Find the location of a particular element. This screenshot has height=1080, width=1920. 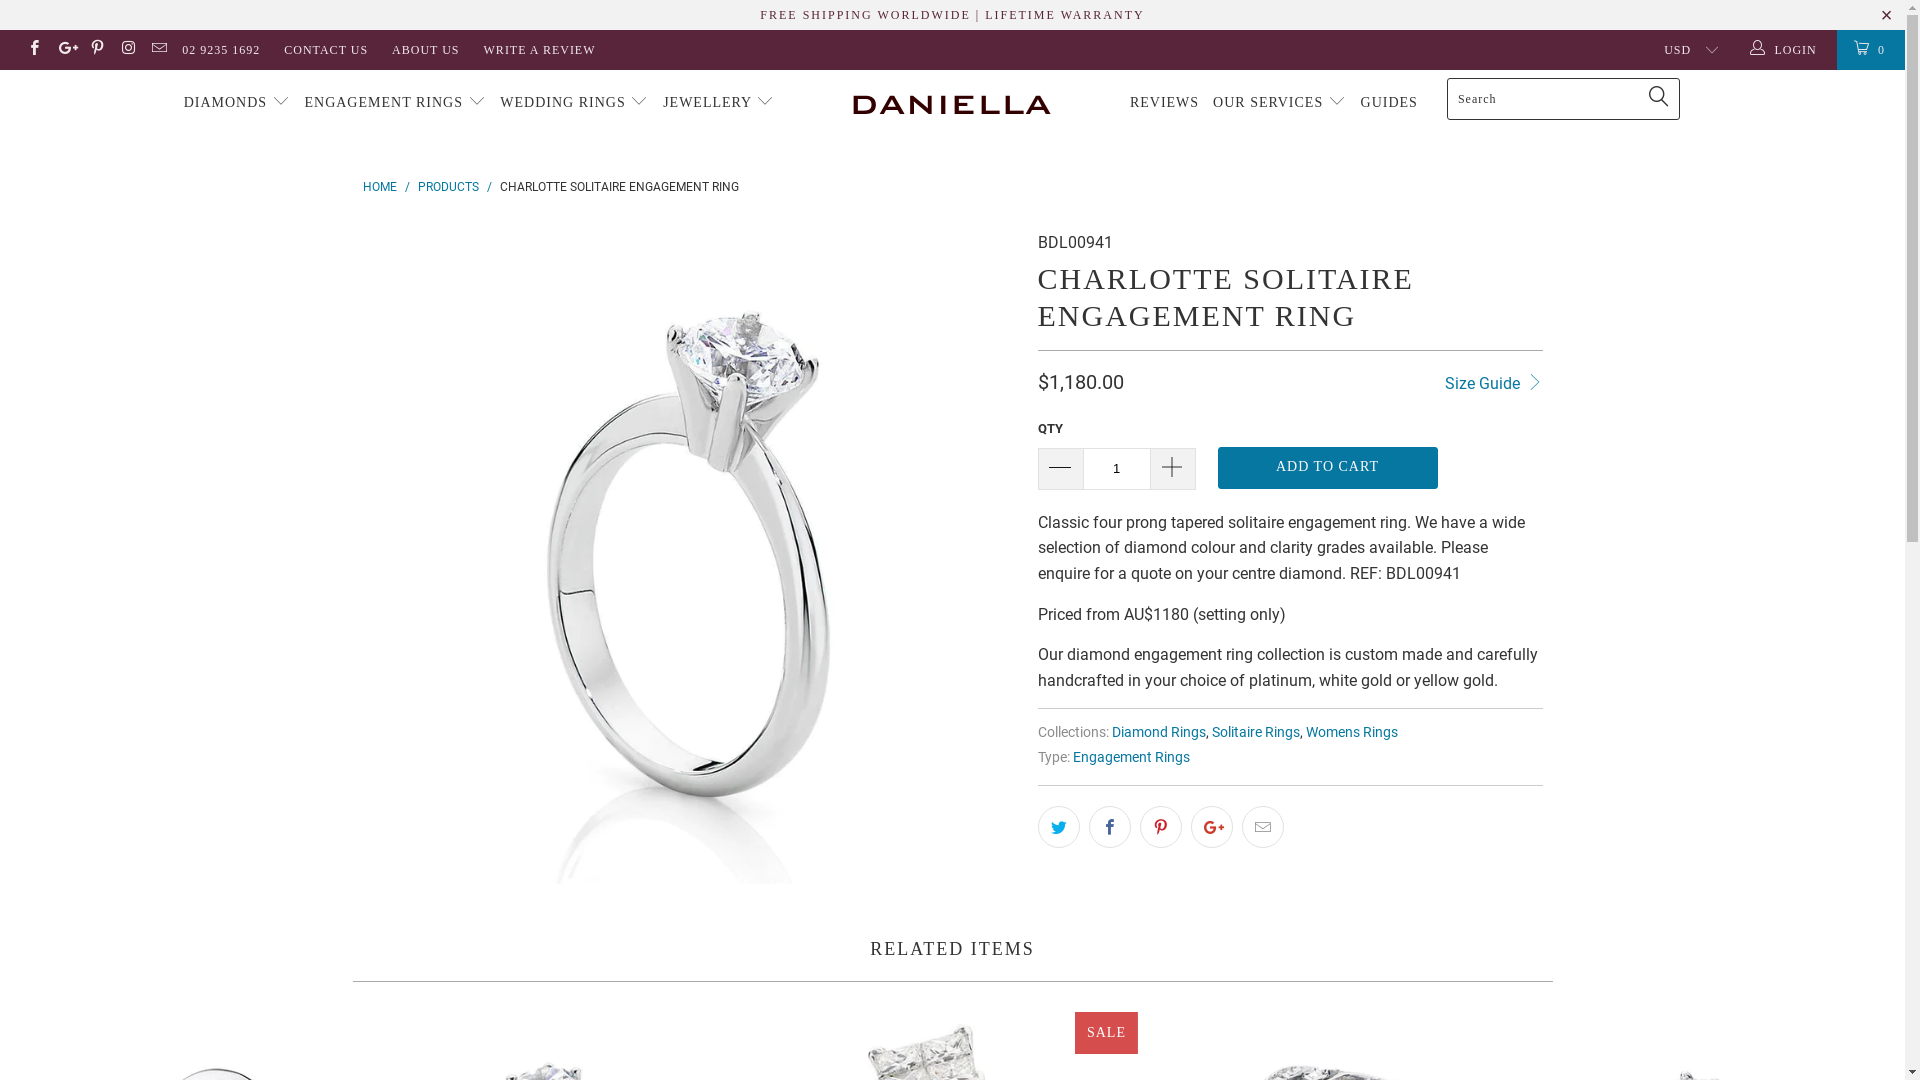

'CONTACT US' is located at coordinates (326, 49).